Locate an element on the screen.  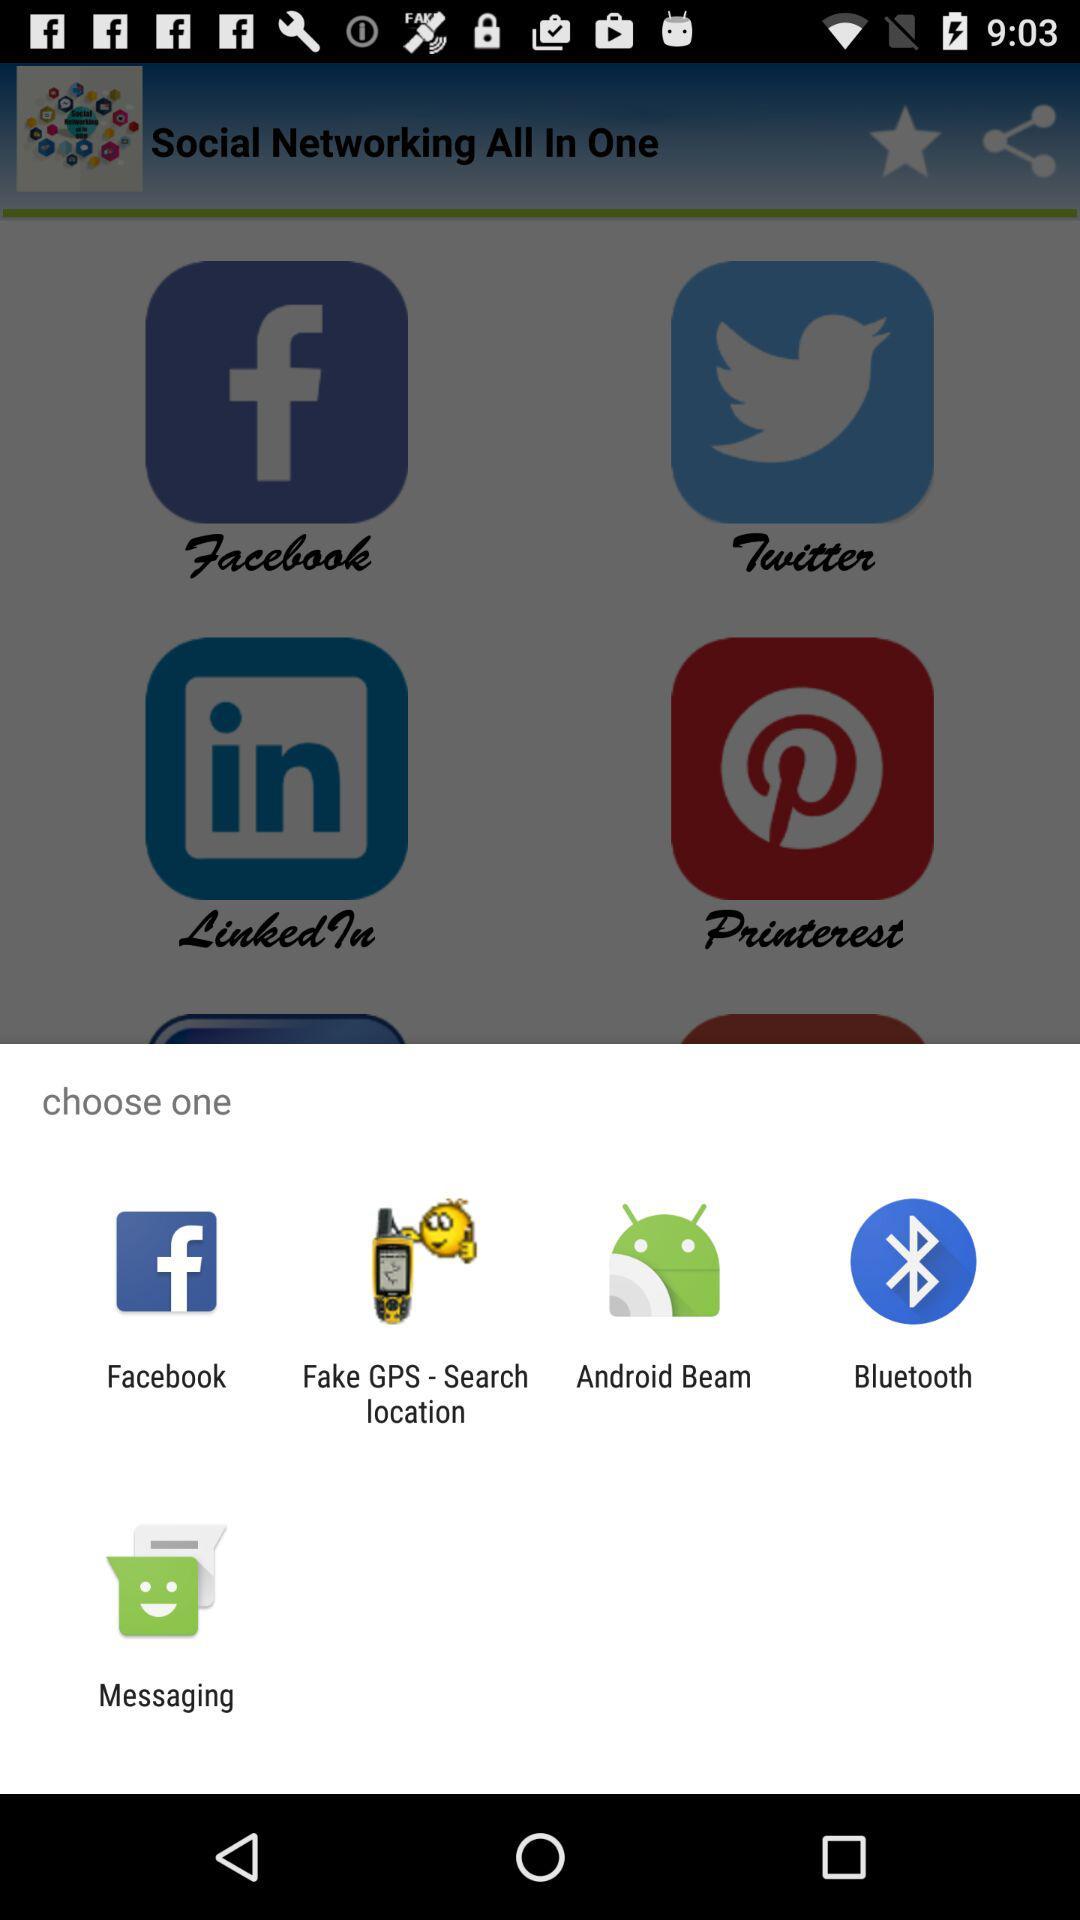
the app next to the fake gps search is located at coordinates (165, 1392).